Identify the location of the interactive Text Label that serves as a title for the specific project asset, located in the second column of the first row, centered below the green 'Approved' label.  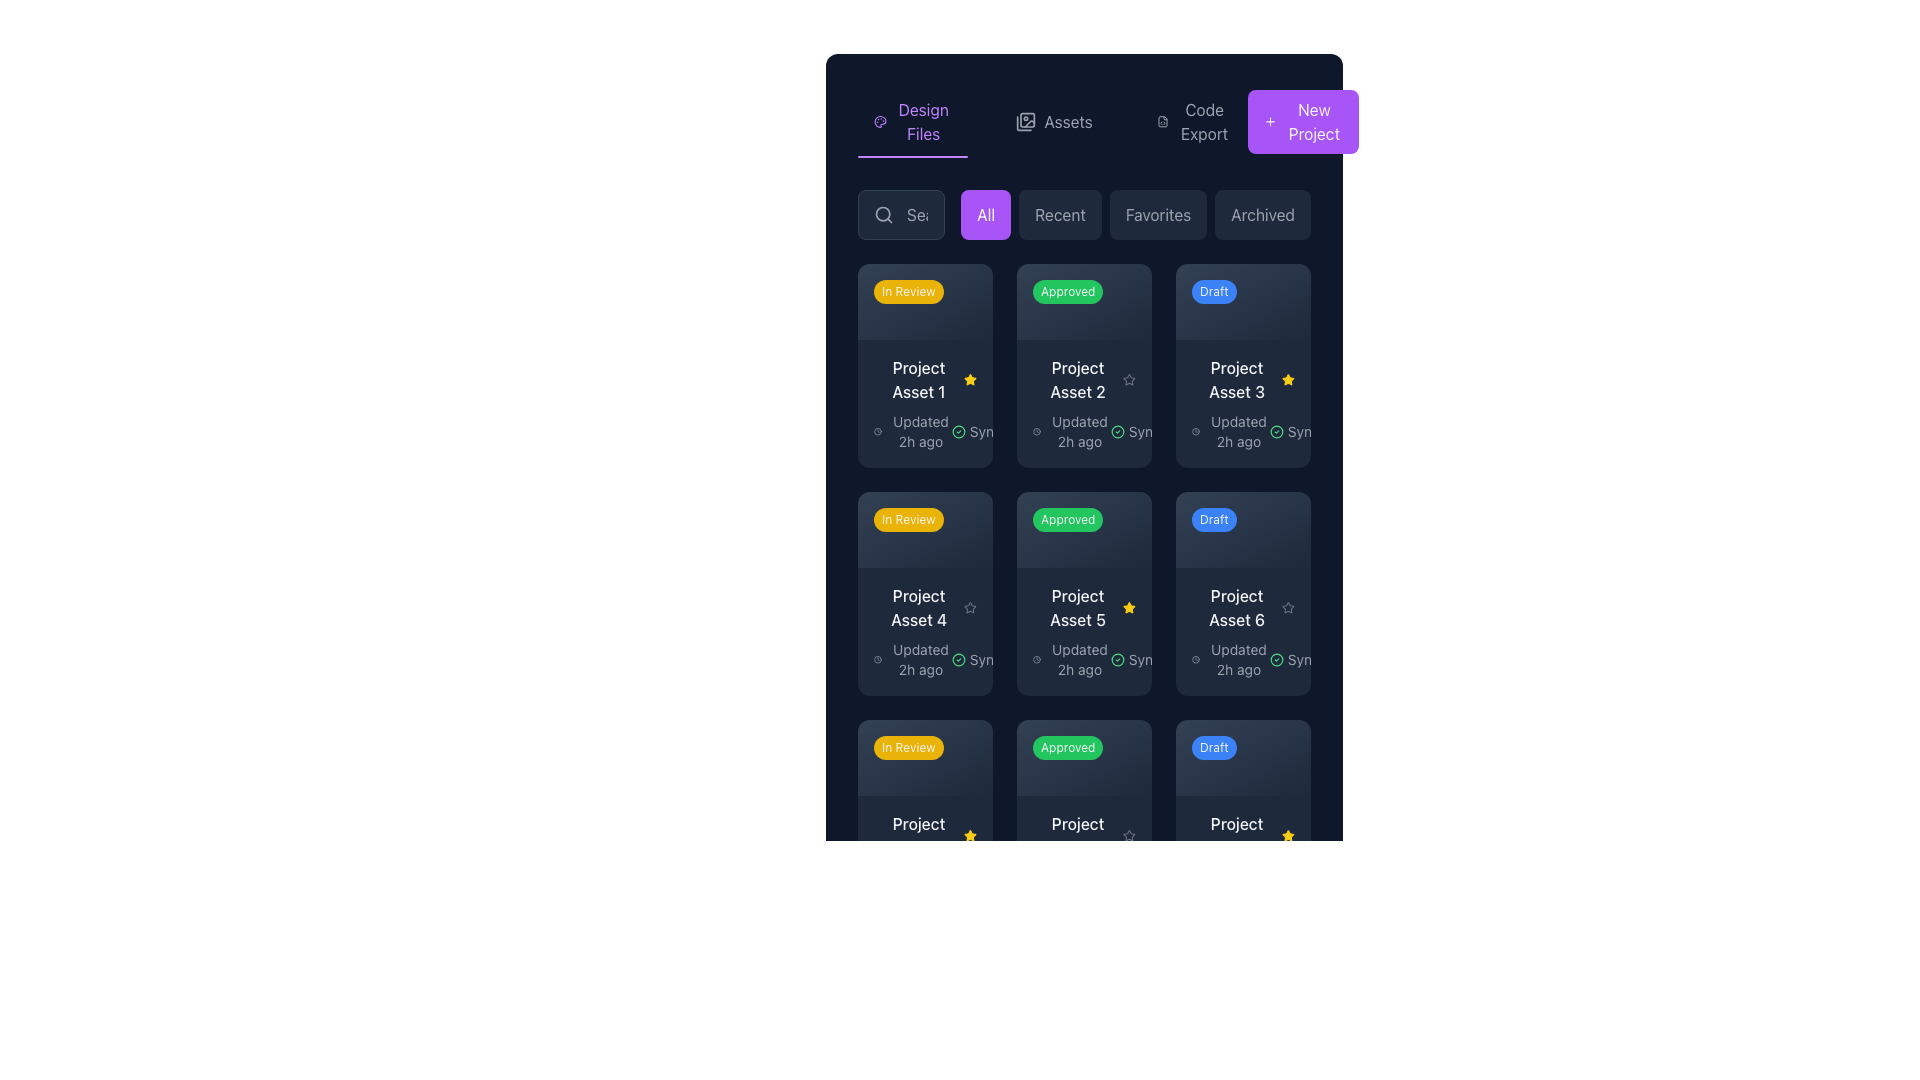
(1077, 379).